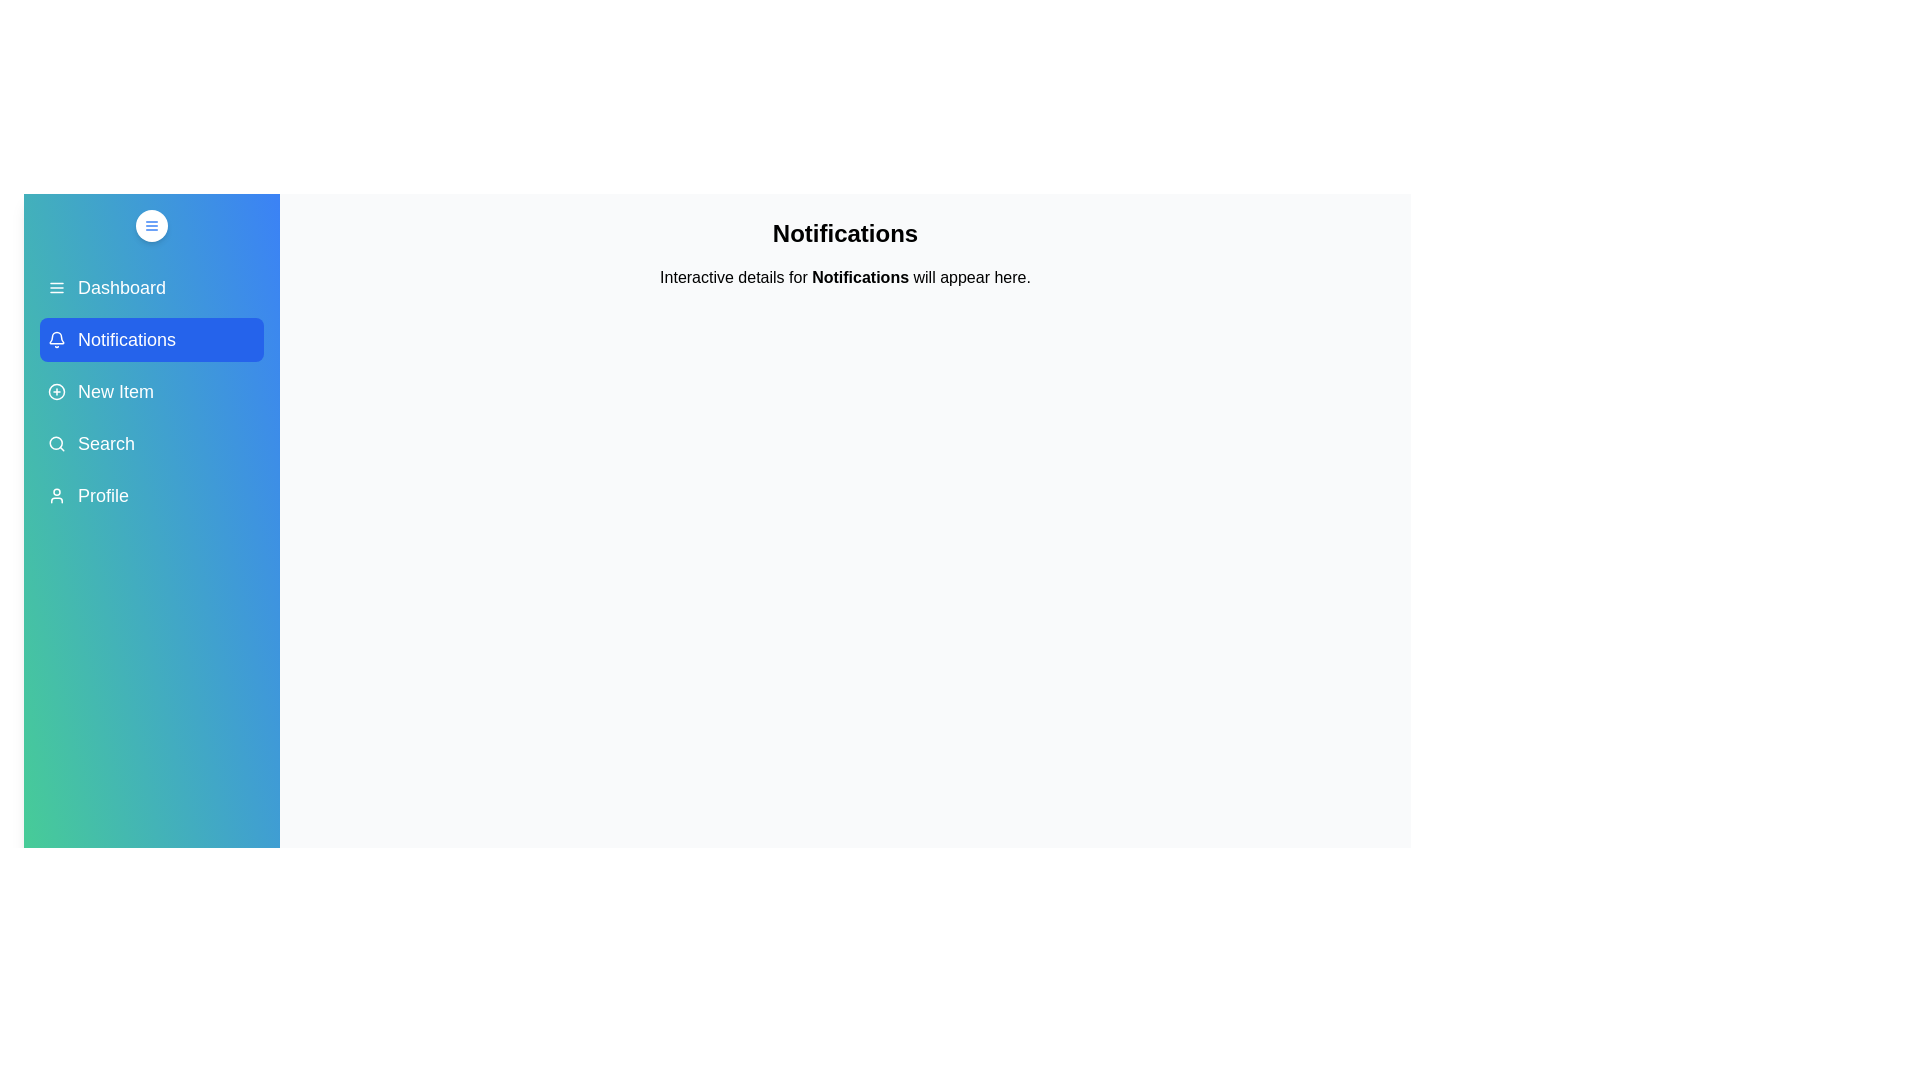 The image size is (1920, 1080). I want to click on the menu item Notifications in the sidebar to display its details, so click(151, 338).